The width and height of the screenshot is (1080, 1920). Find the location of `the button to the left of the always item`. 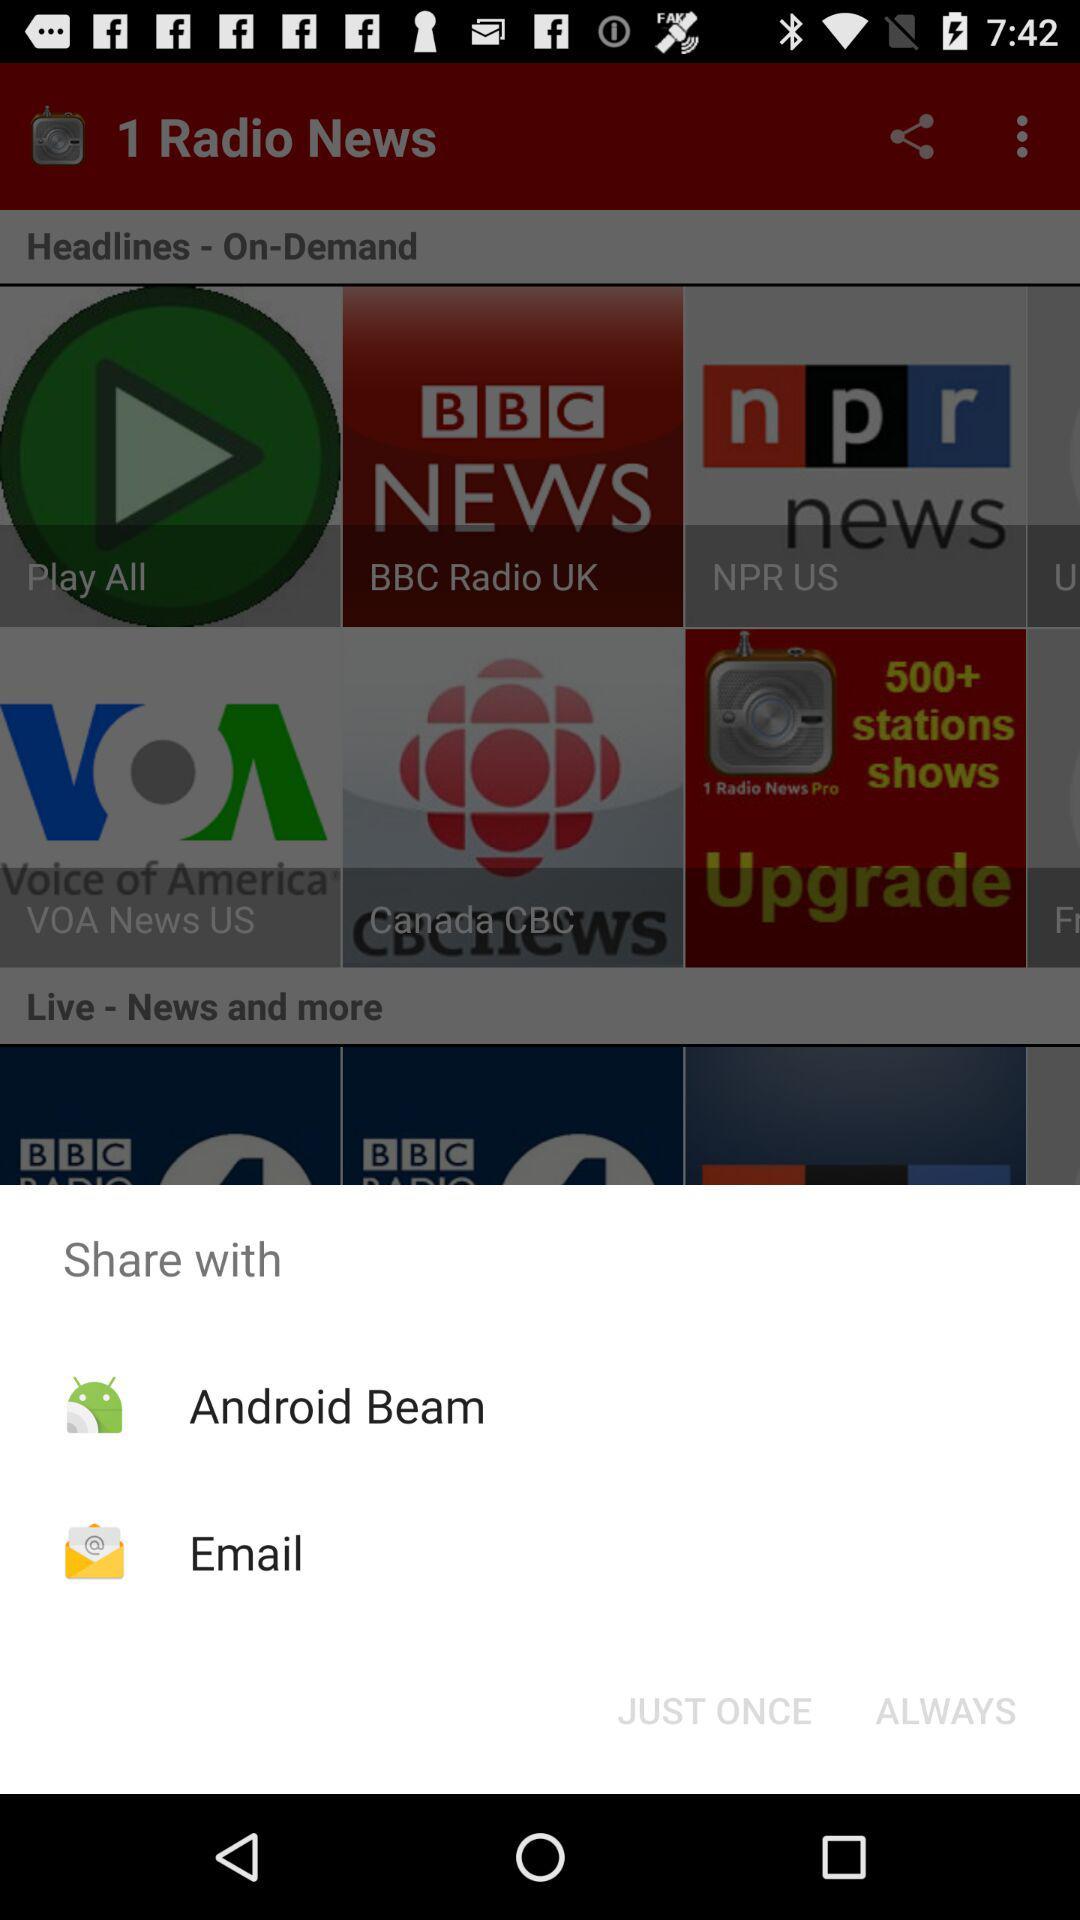

the button to the left of the always item is located at coordinates (713, 1708).